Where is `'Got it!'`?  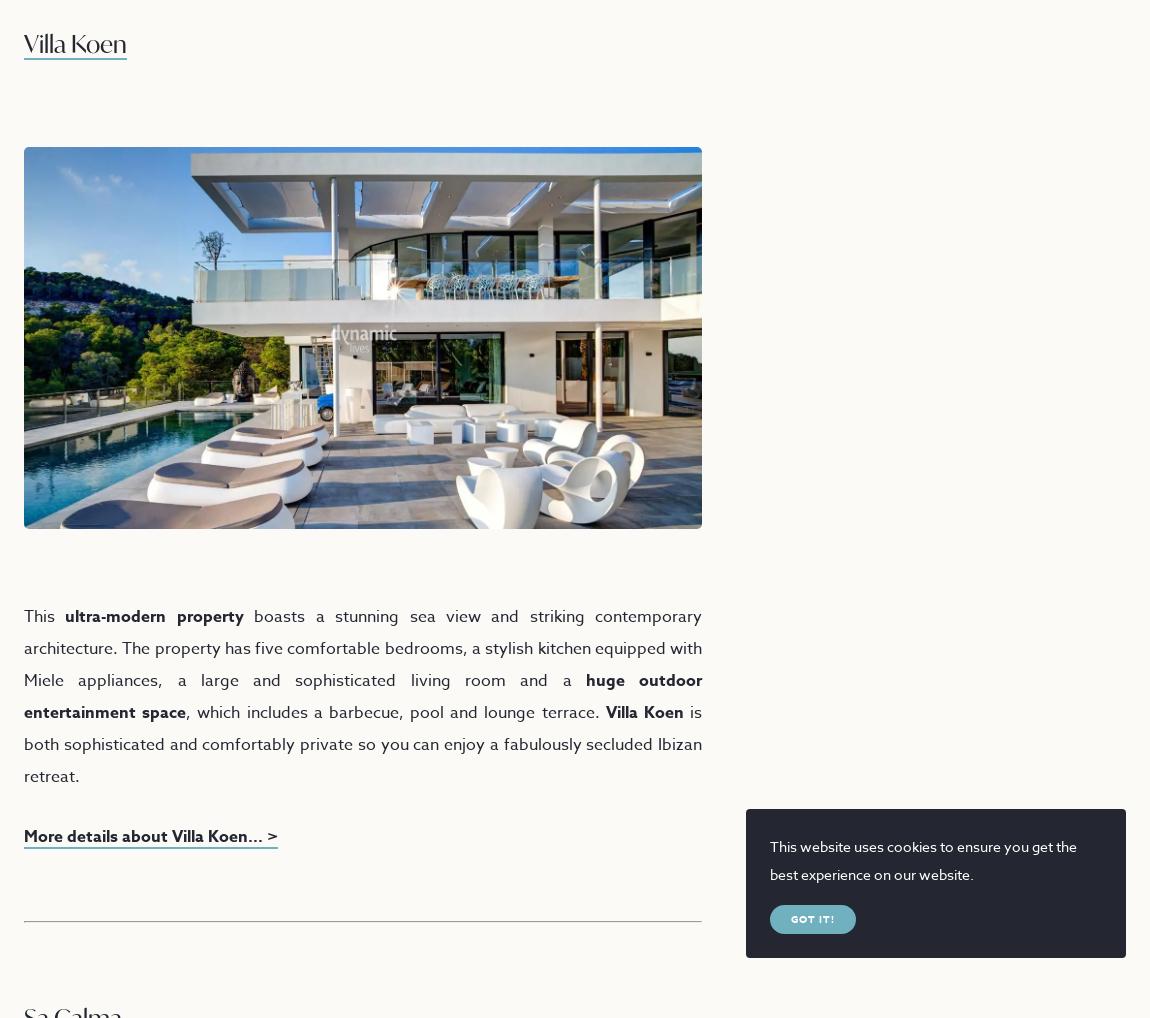 'Got it!' is located at coordinates (789, 918).